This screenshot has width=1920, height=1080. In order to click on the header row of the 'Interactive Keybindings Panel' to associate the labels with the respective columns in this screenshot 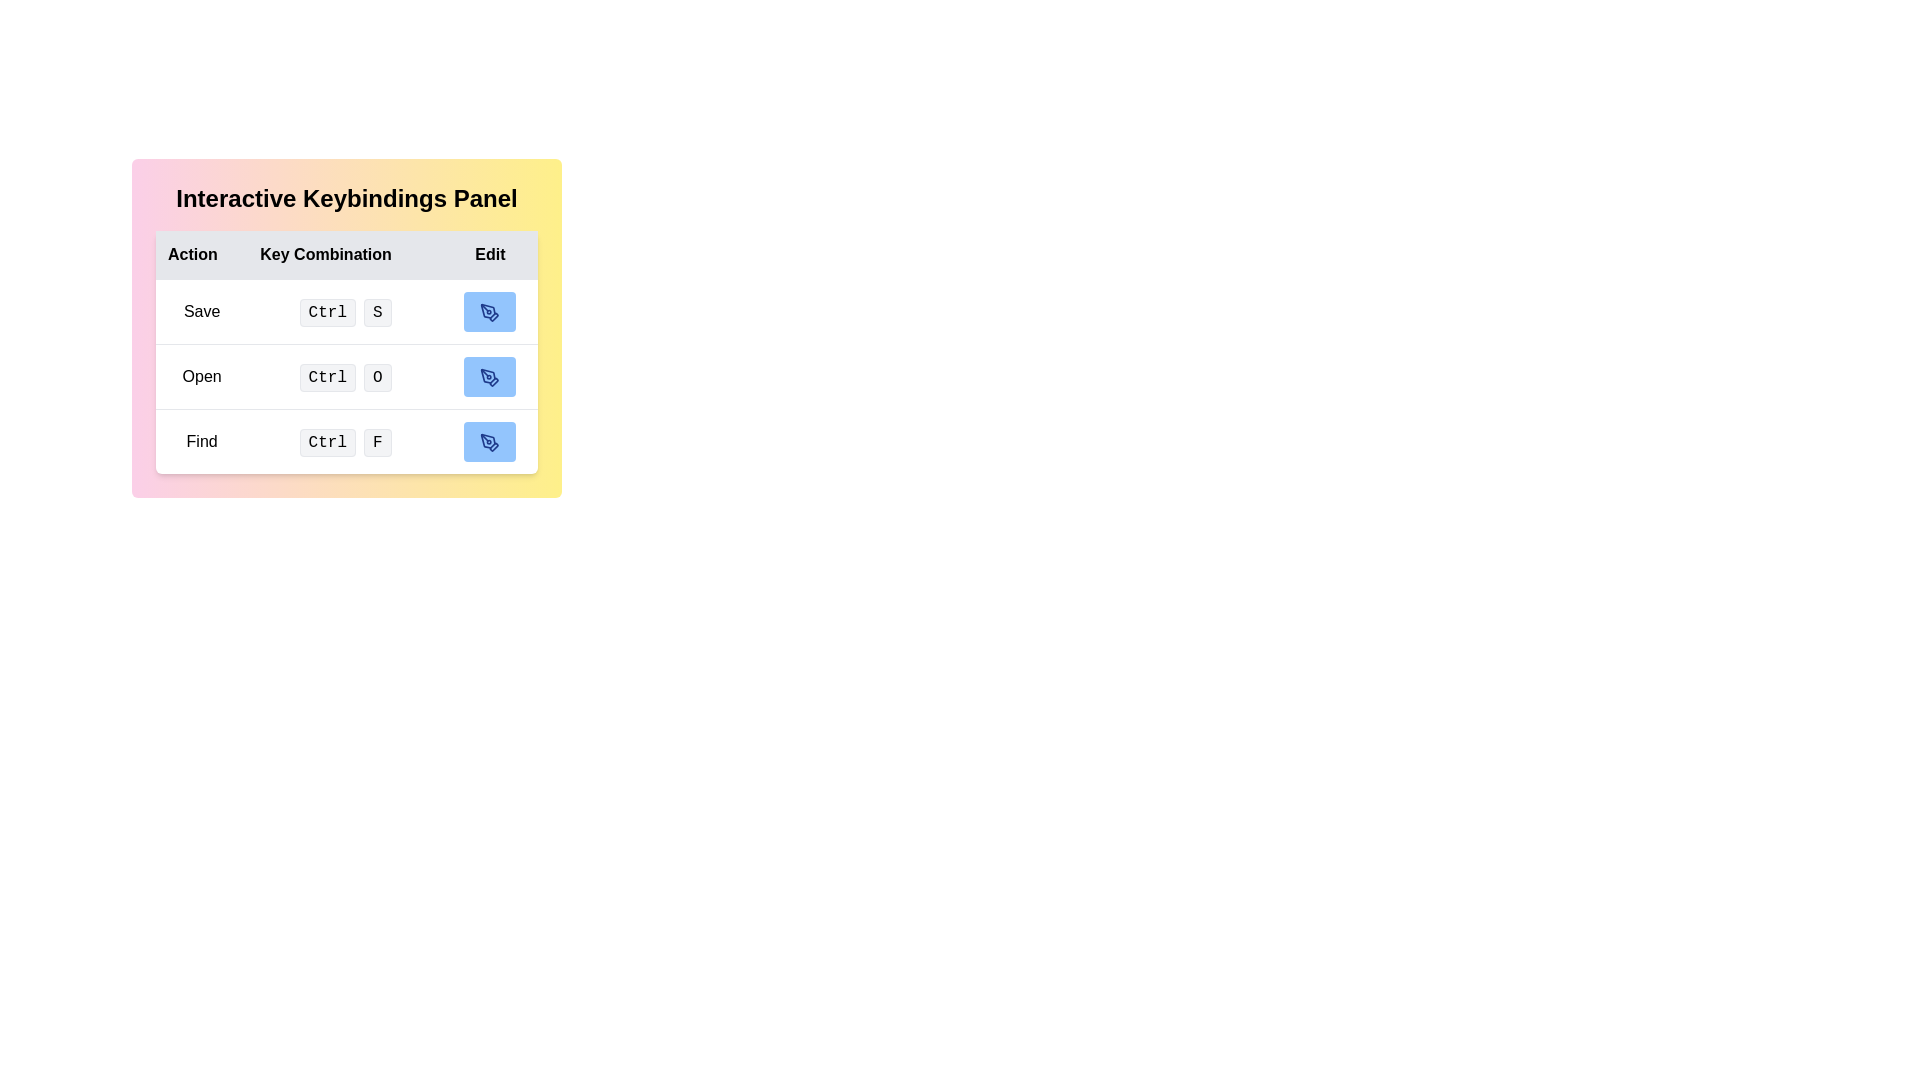, I will do `click(346, 253)`.